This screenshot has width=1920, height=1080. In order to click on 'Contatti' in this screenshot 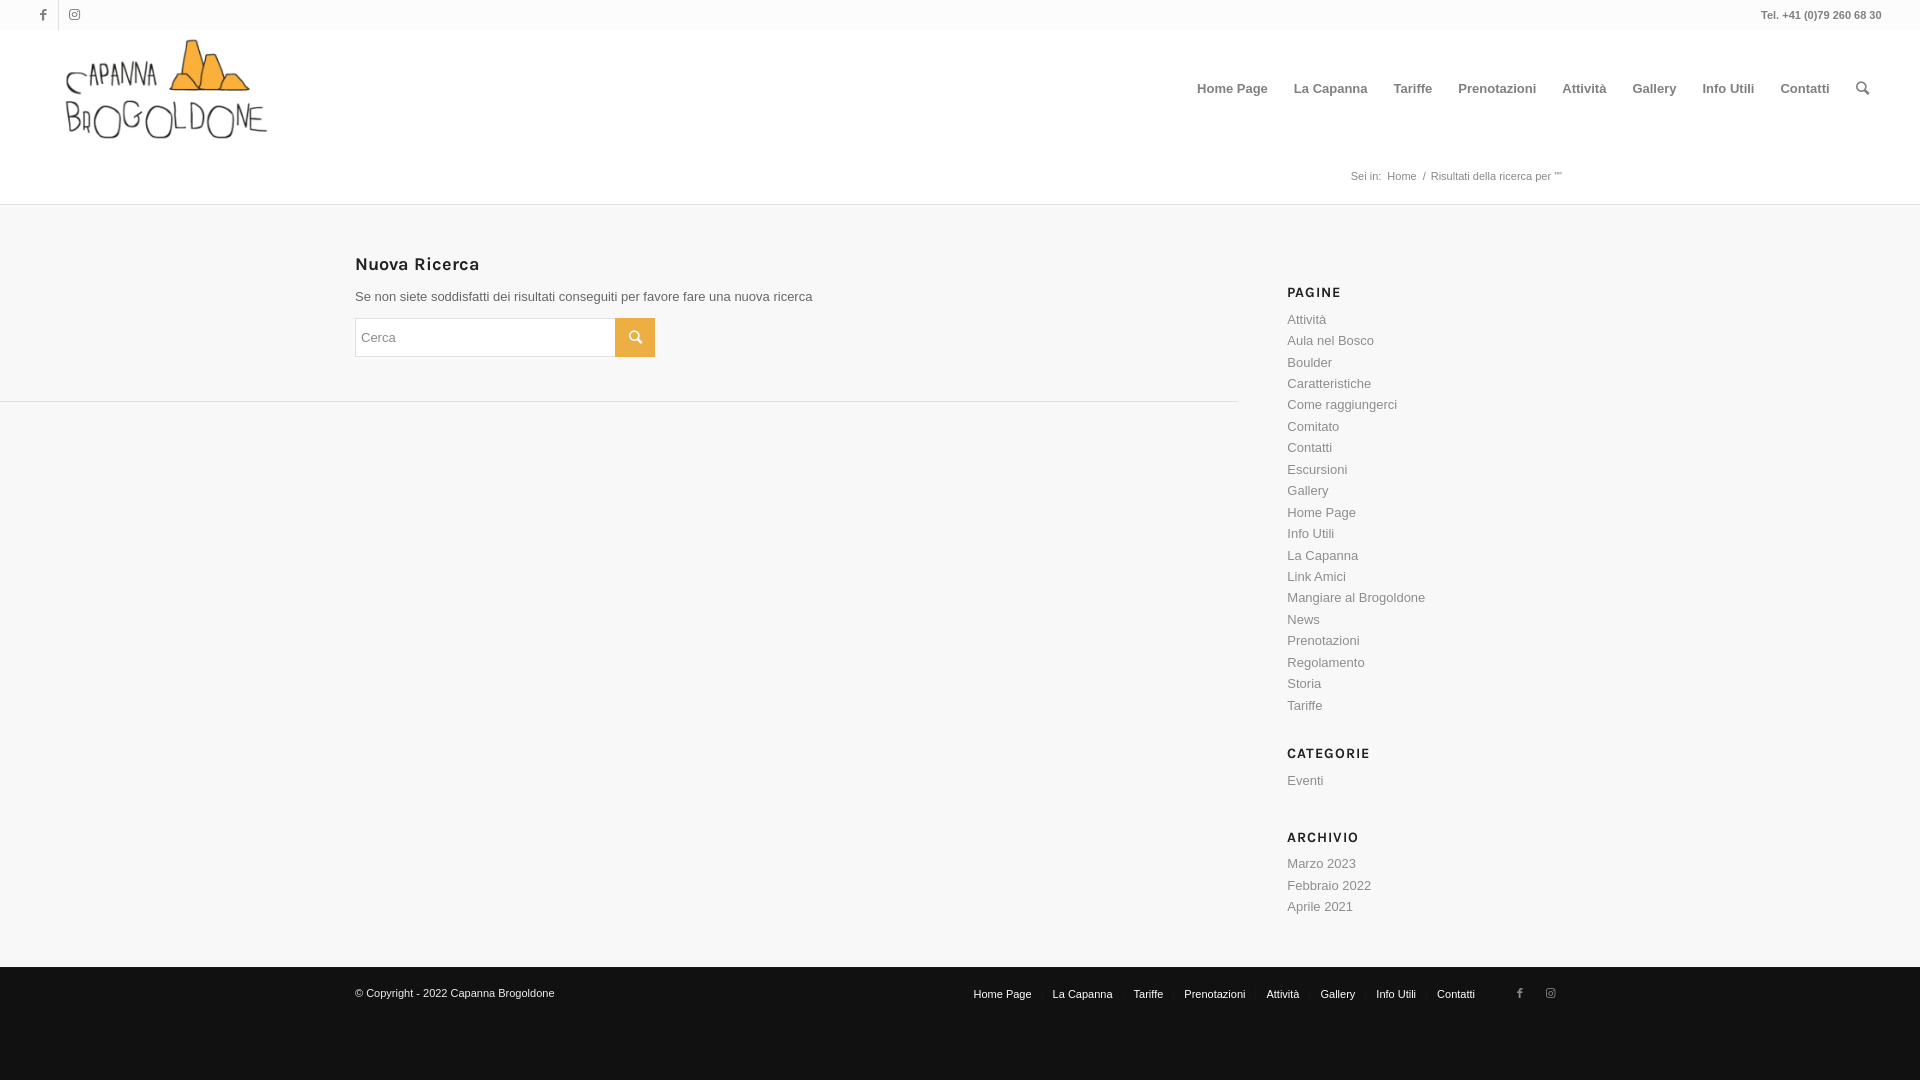, I will do `click(1455, 994)`.